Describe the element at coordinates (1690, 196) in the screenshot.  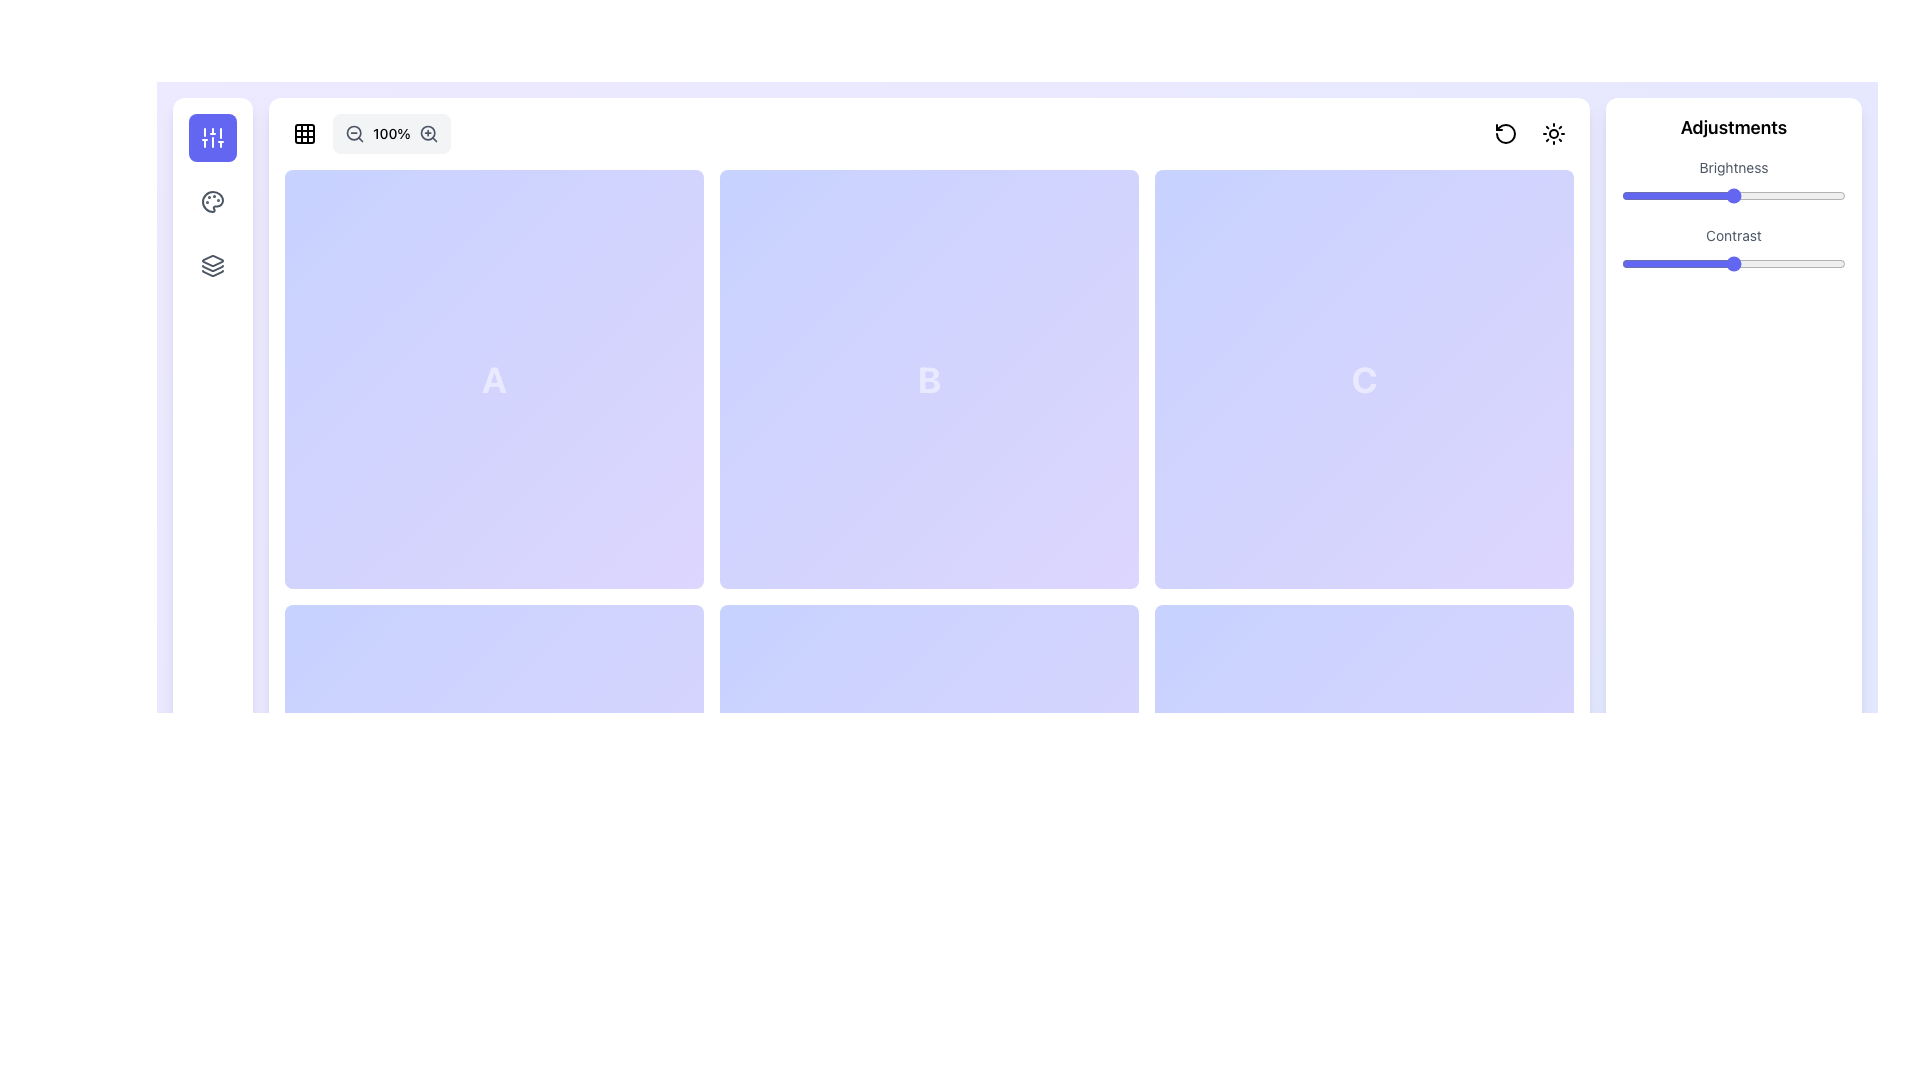
I see `the brightness level` at that location.